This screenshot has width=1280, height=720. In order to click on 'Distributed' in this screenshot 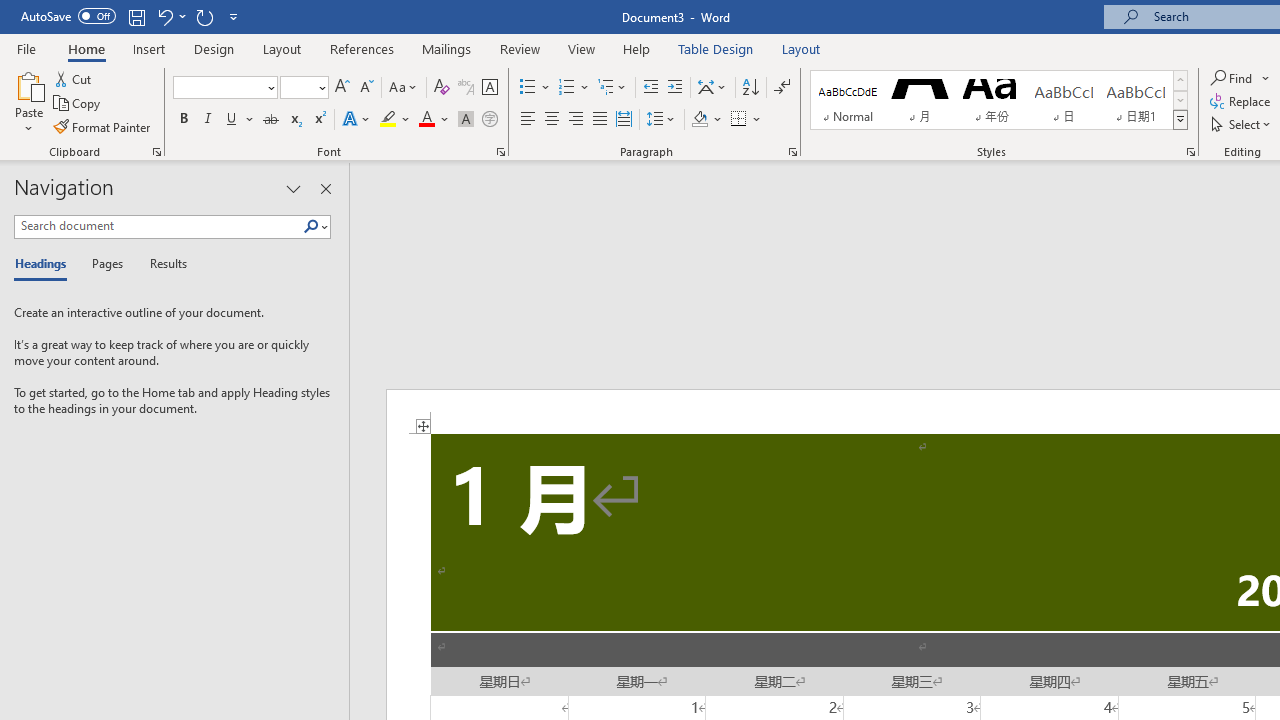, I will do `click(623, 119)`.